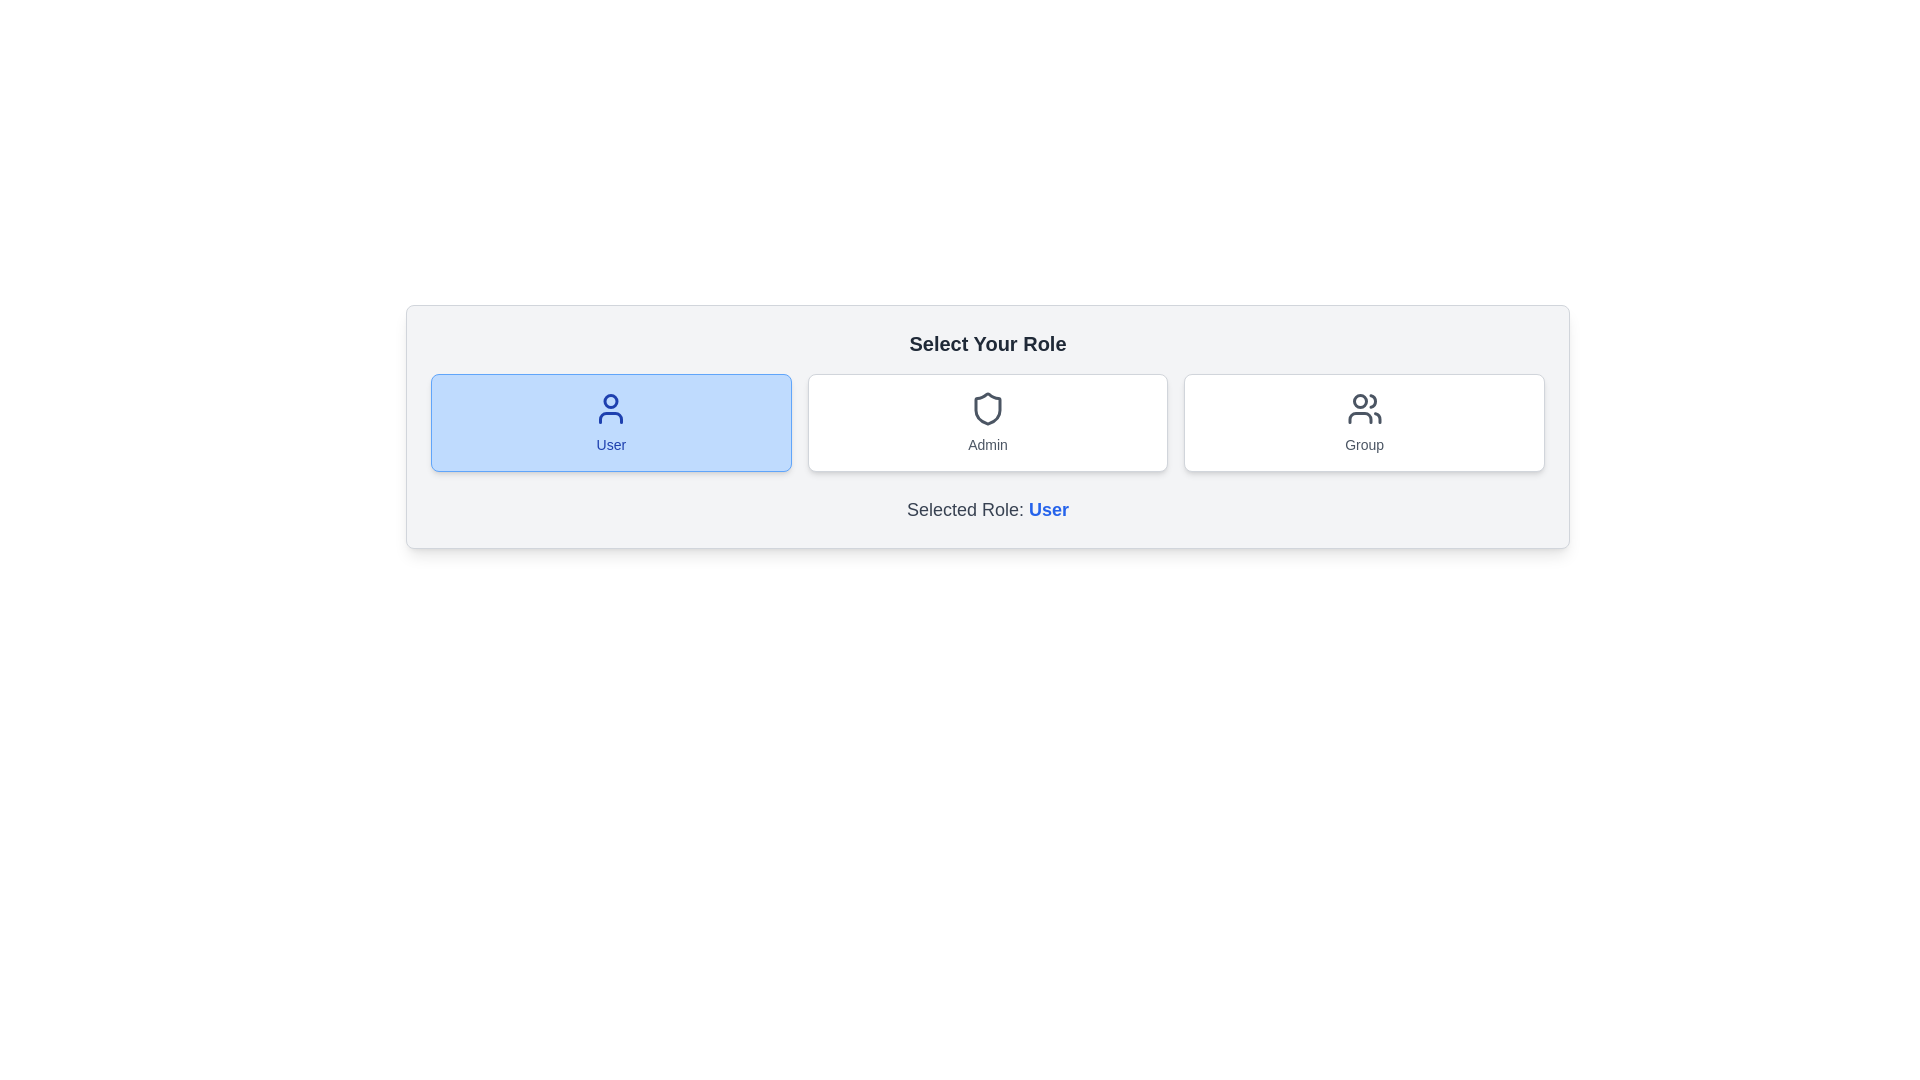  I want to click on the role User by clicking on its corresponding button, so click(609, 422).